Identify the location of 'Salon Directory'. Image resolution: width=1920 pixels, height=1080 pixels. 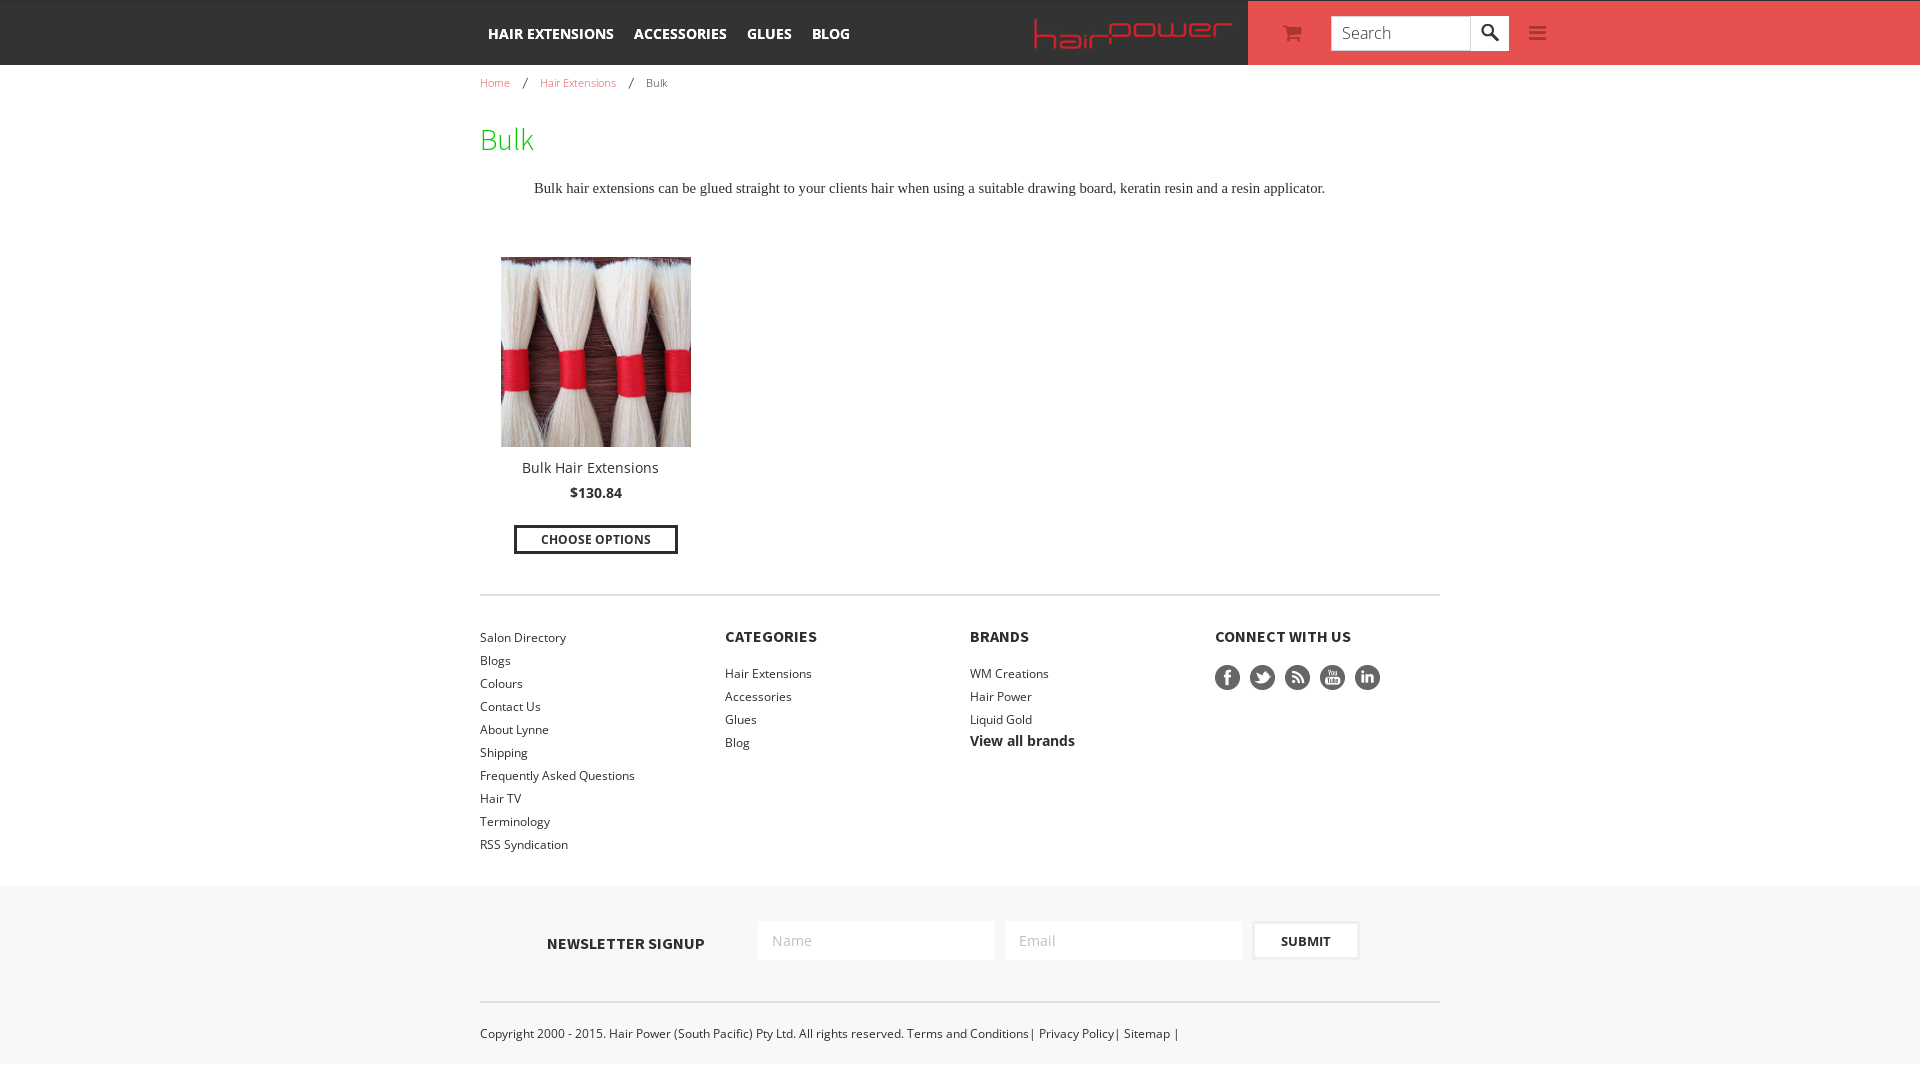
(591, 637).